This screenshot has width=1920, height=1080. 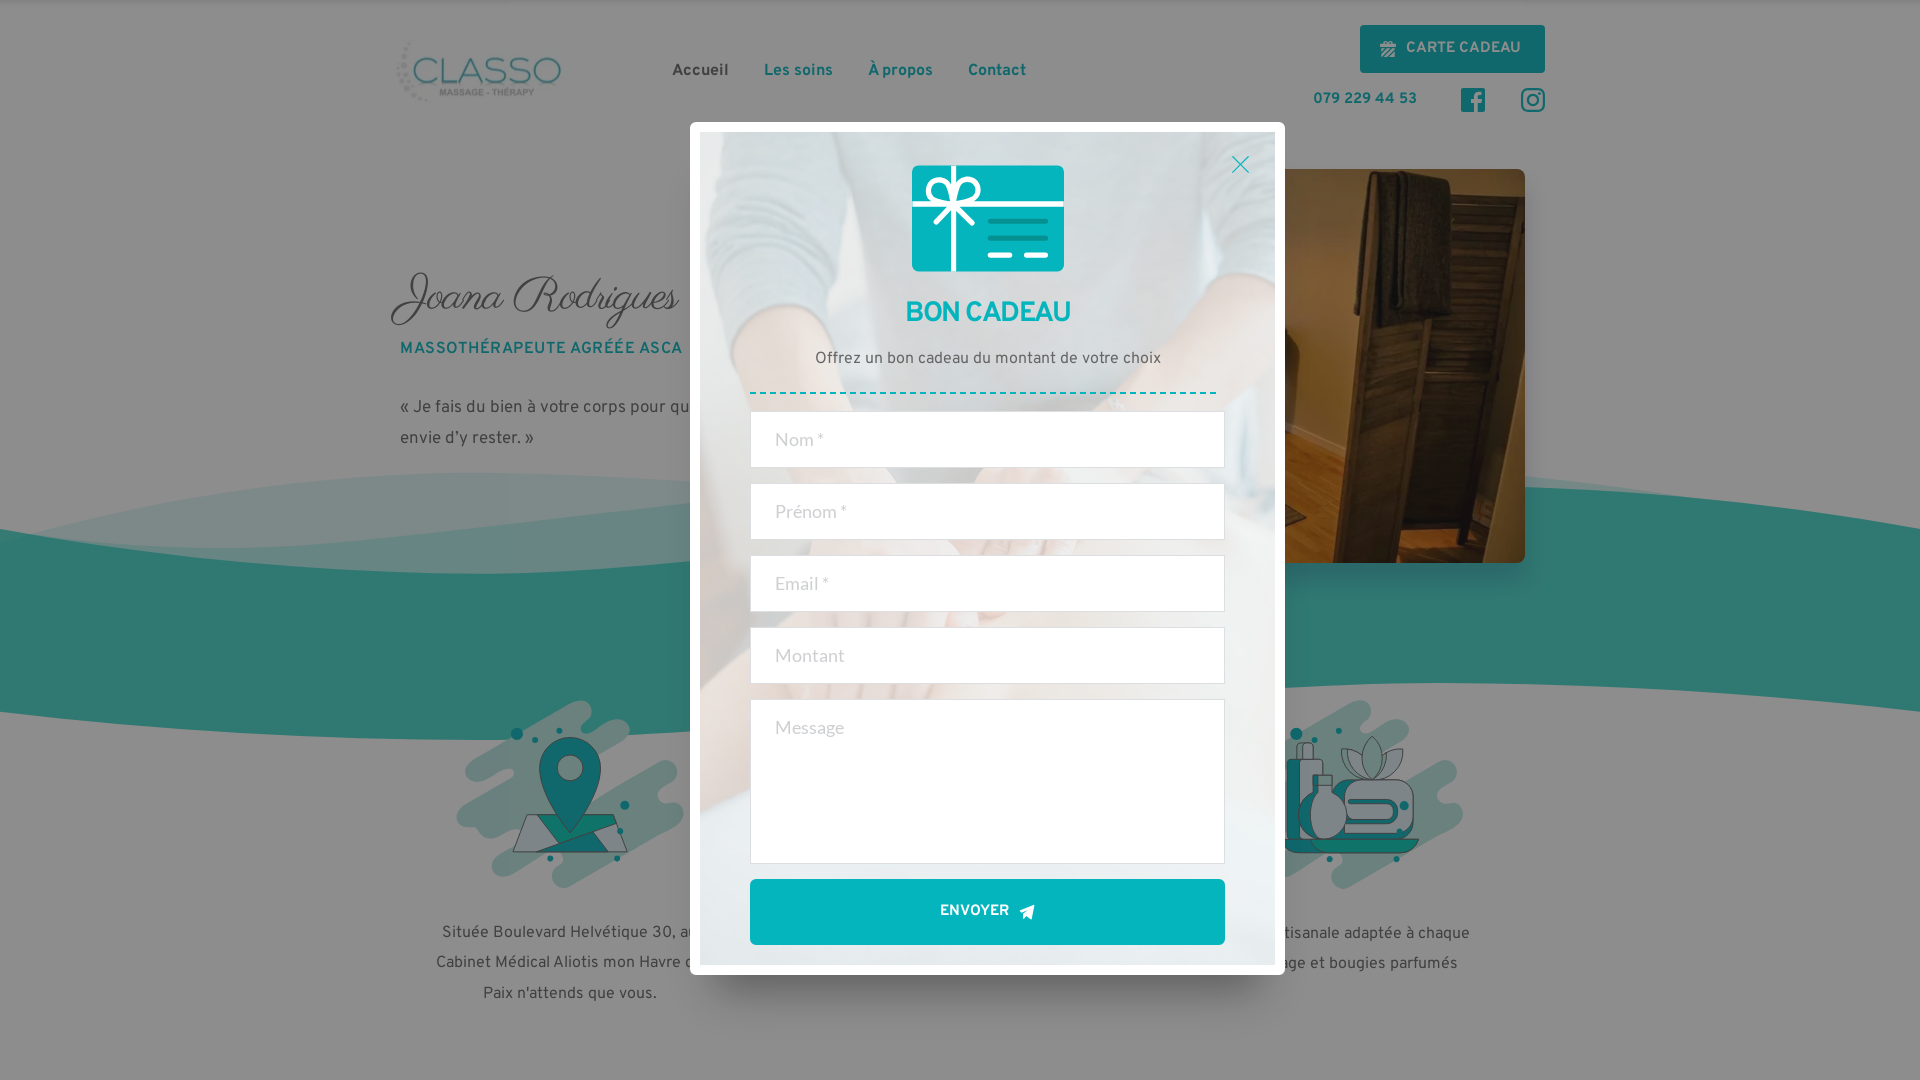 I want to click on 'CARTE CADEAU ', so click(x=1452, y=48).